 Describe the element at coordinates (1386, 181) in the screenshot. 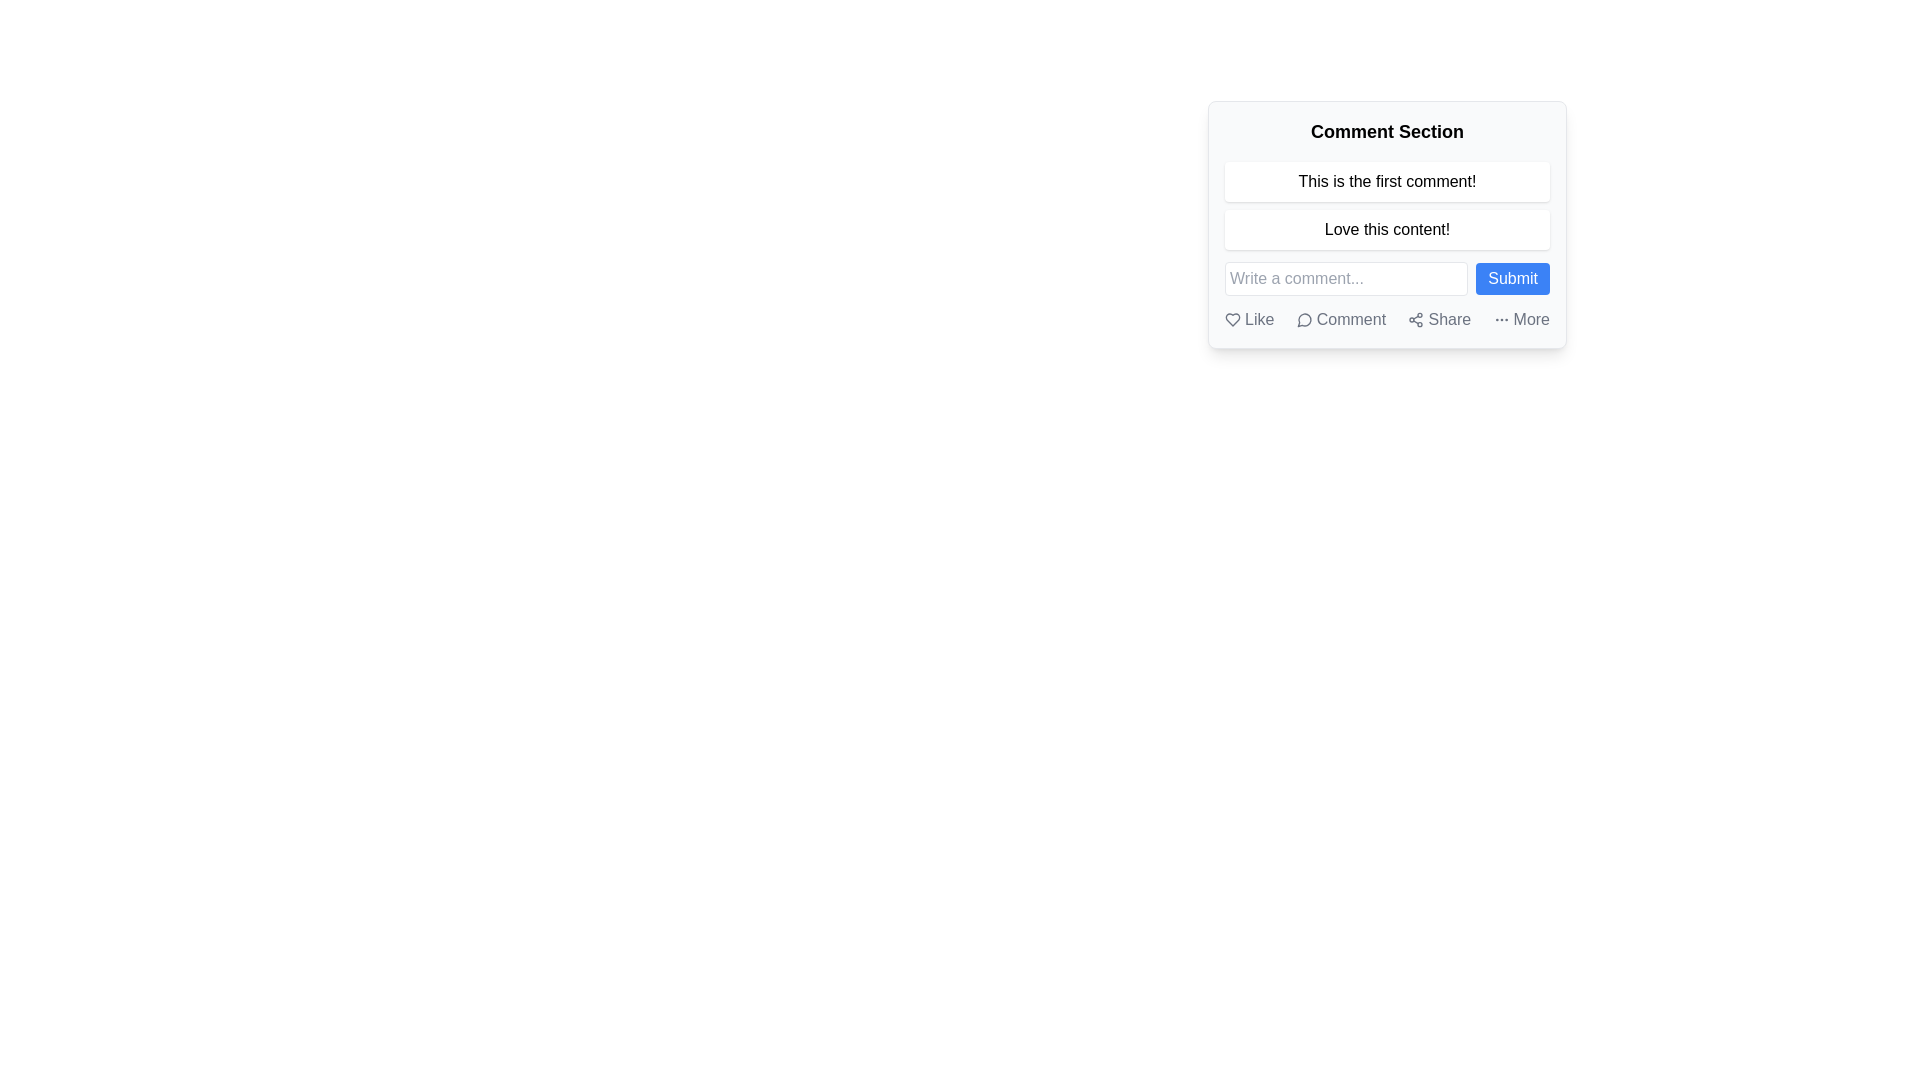

I see `displayed text of the Text Label that shows 'This is the first comment!' positioned in the Comment Section, above the element with 'Love this content!'` at that location.